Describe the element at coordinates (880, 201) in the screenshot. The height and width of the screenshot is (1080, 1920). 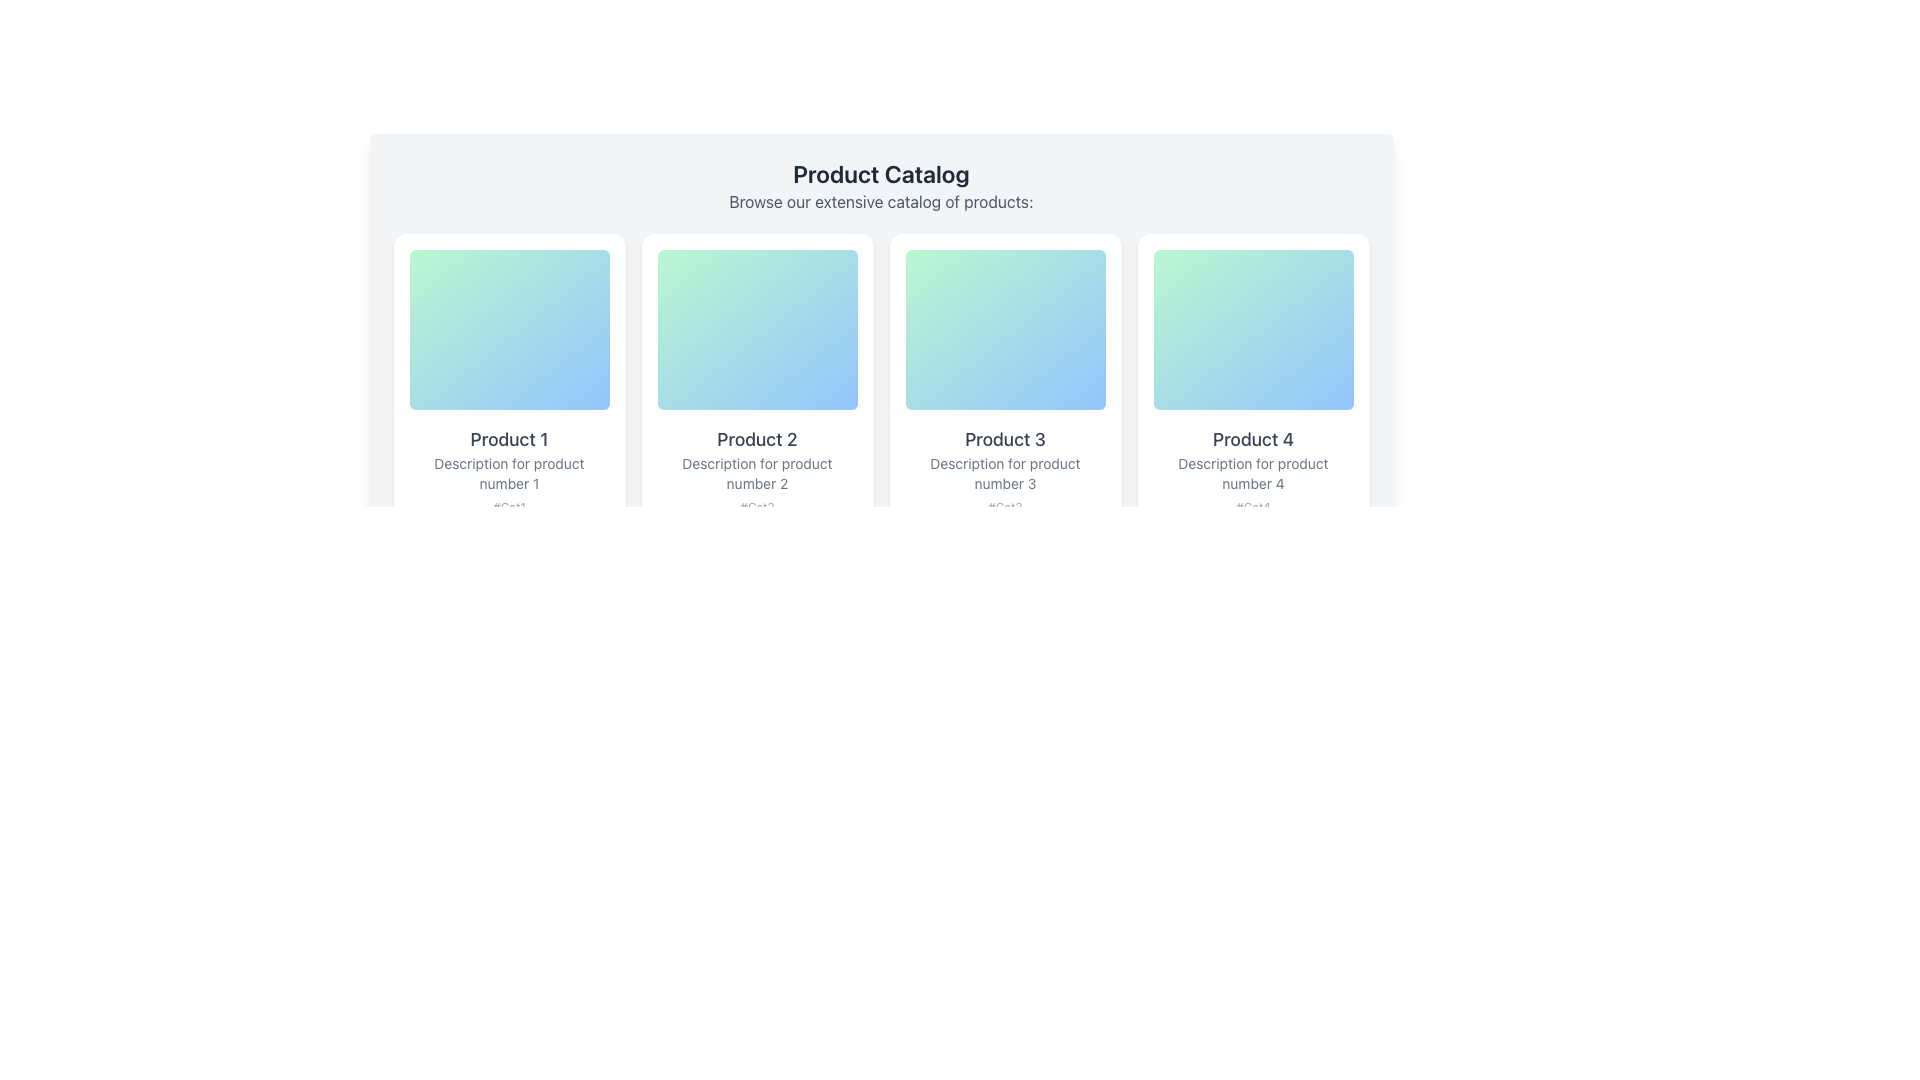
I see `text line that states 'Browse our extensive catalog of products:' which is styled in gray and located directly under the heading 'Product Catalog'` at that location.